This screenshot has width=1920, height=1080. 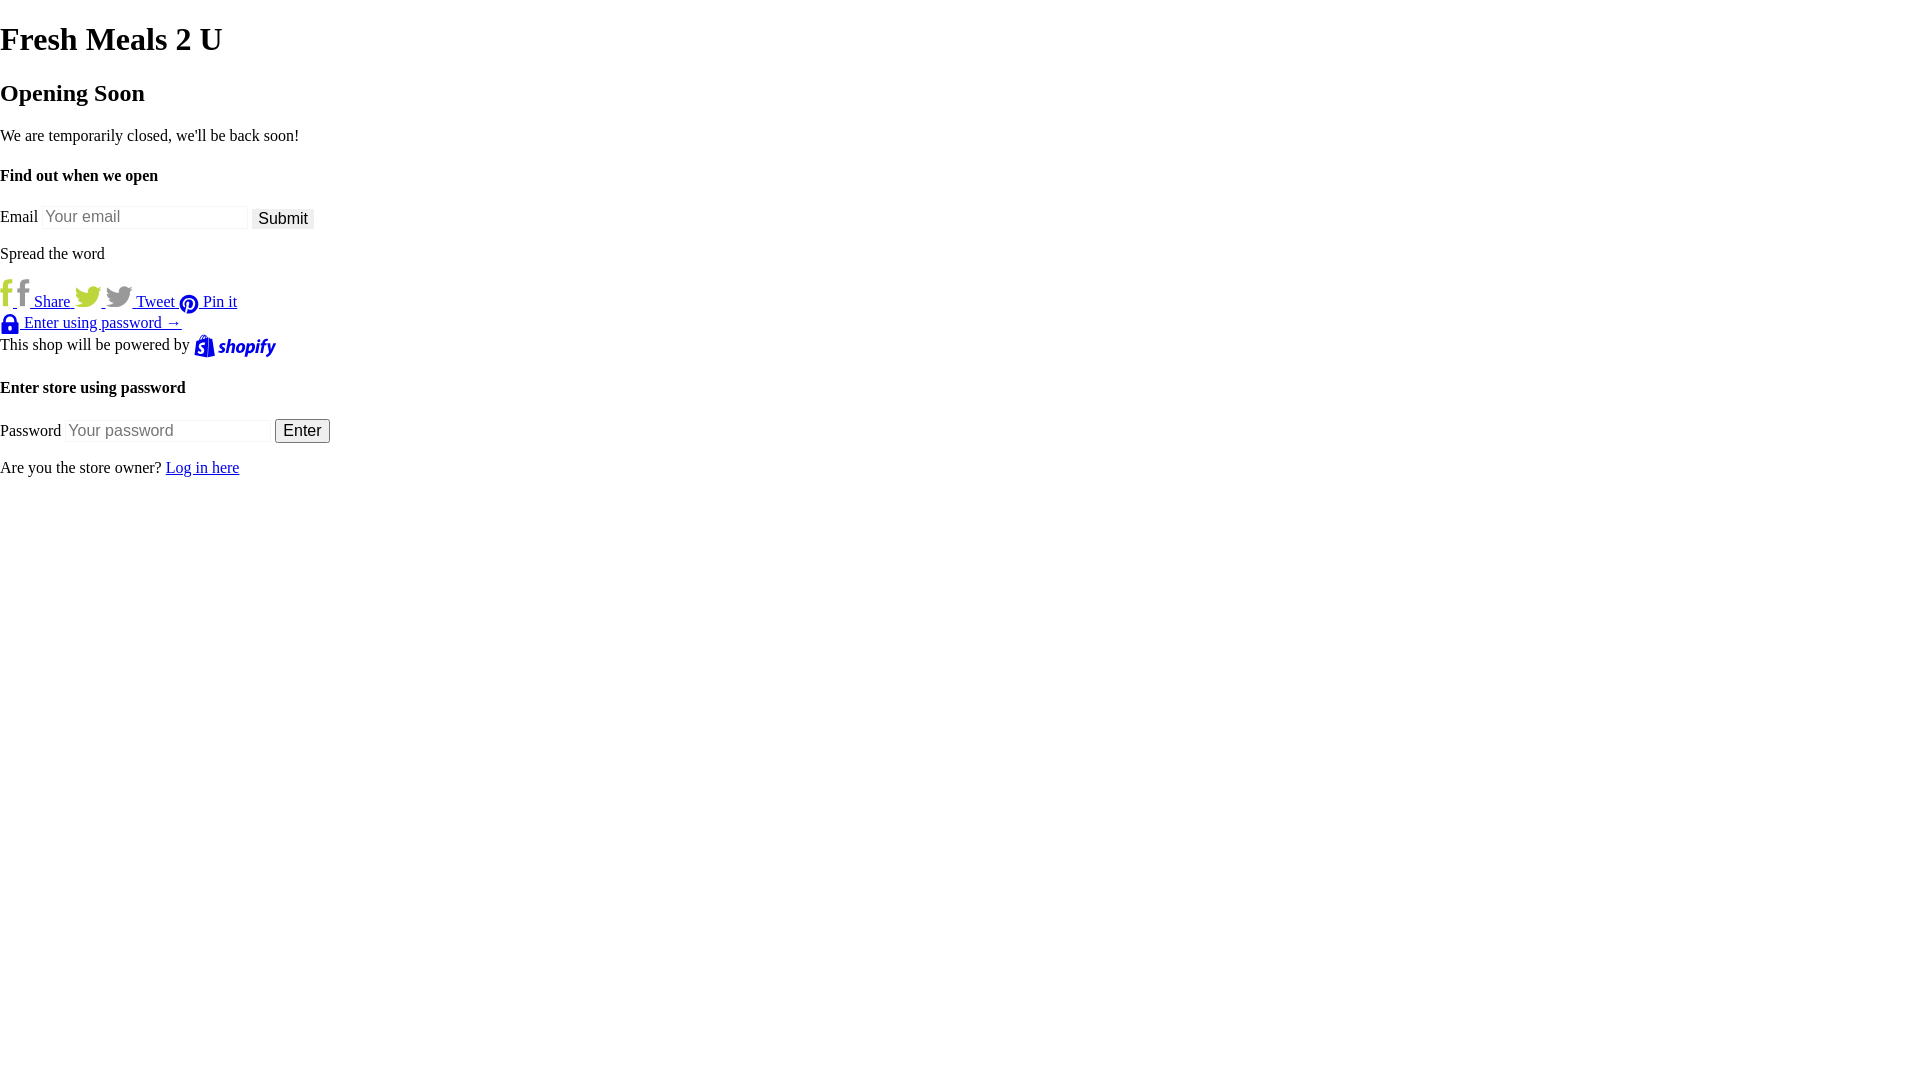 What do you see at coordinates (73, 301) in the screenshot?
I see `'Tweet` at bounding box center [73, 301].